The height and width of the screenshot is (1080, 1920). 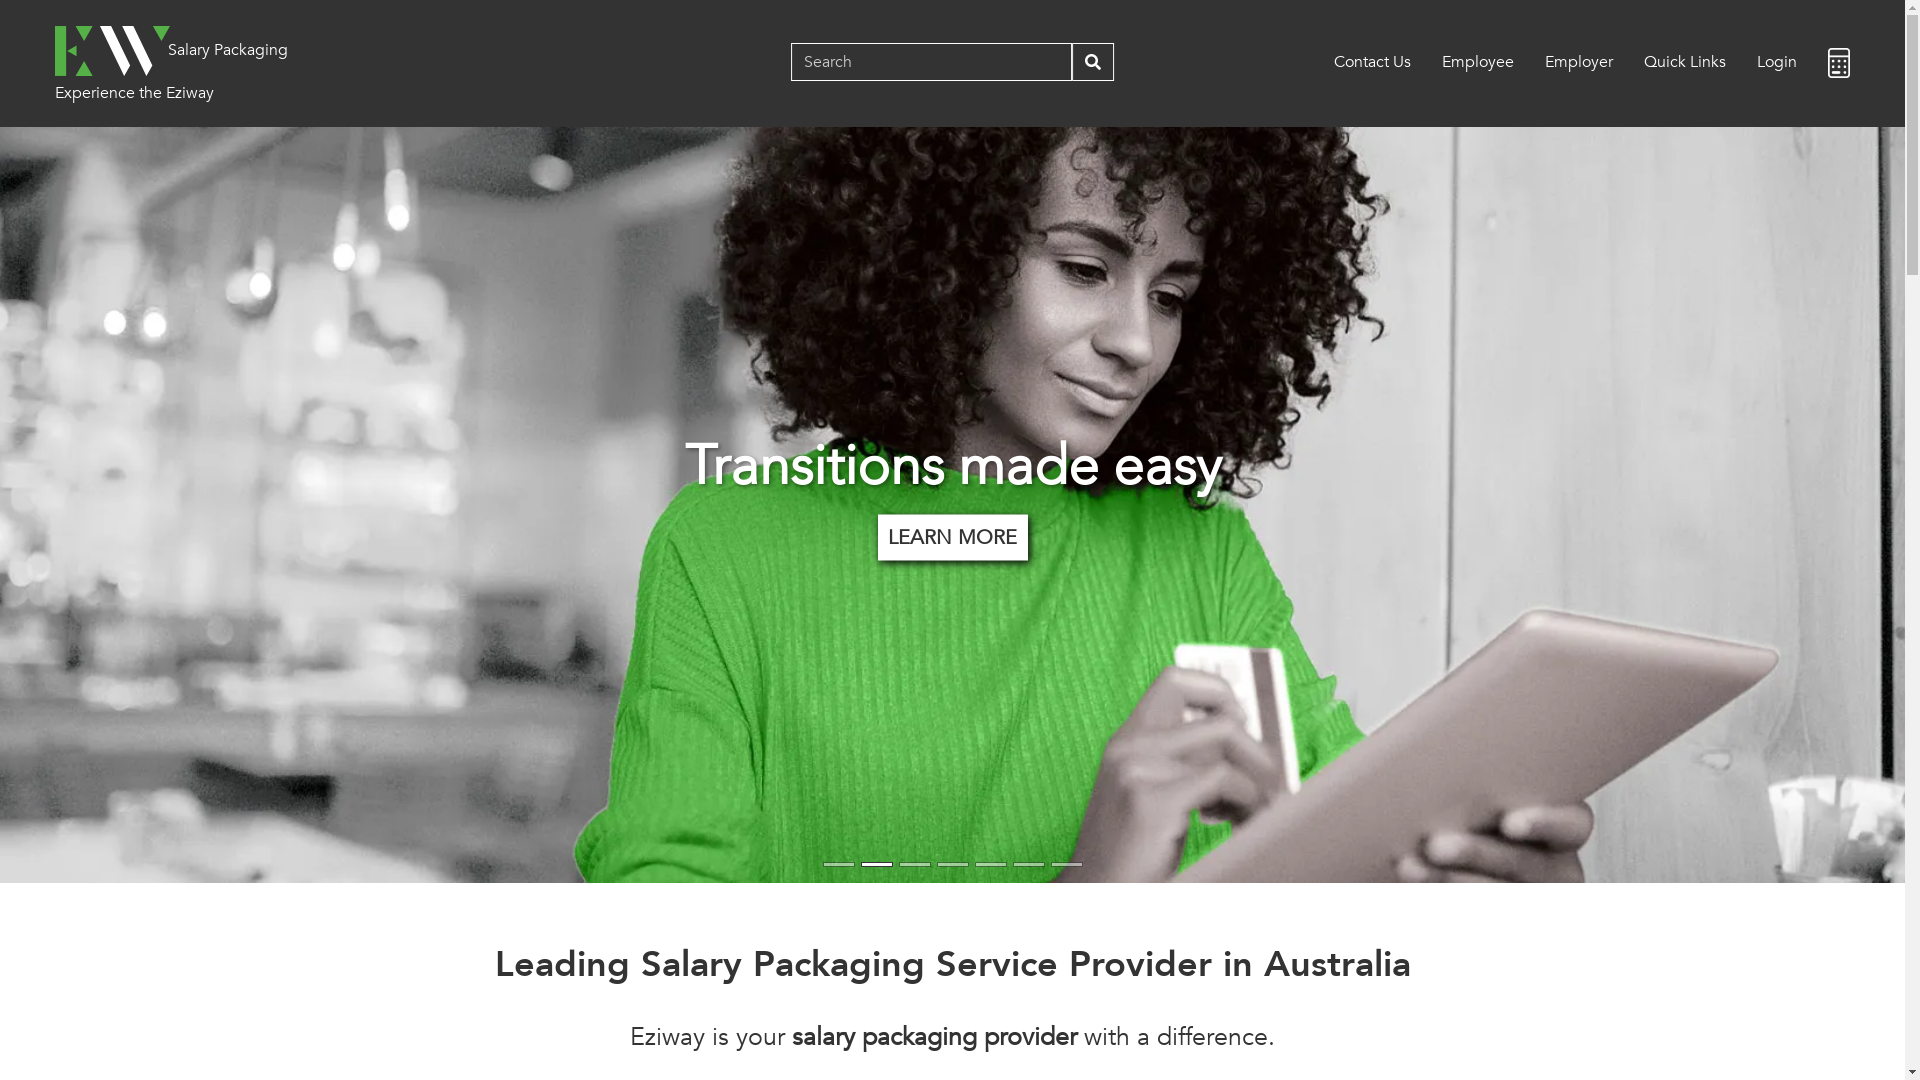 What do you see at coordinates (1478, 60) in the screenshot?
I see `'Employee'` at bounding box center [1478, 60].